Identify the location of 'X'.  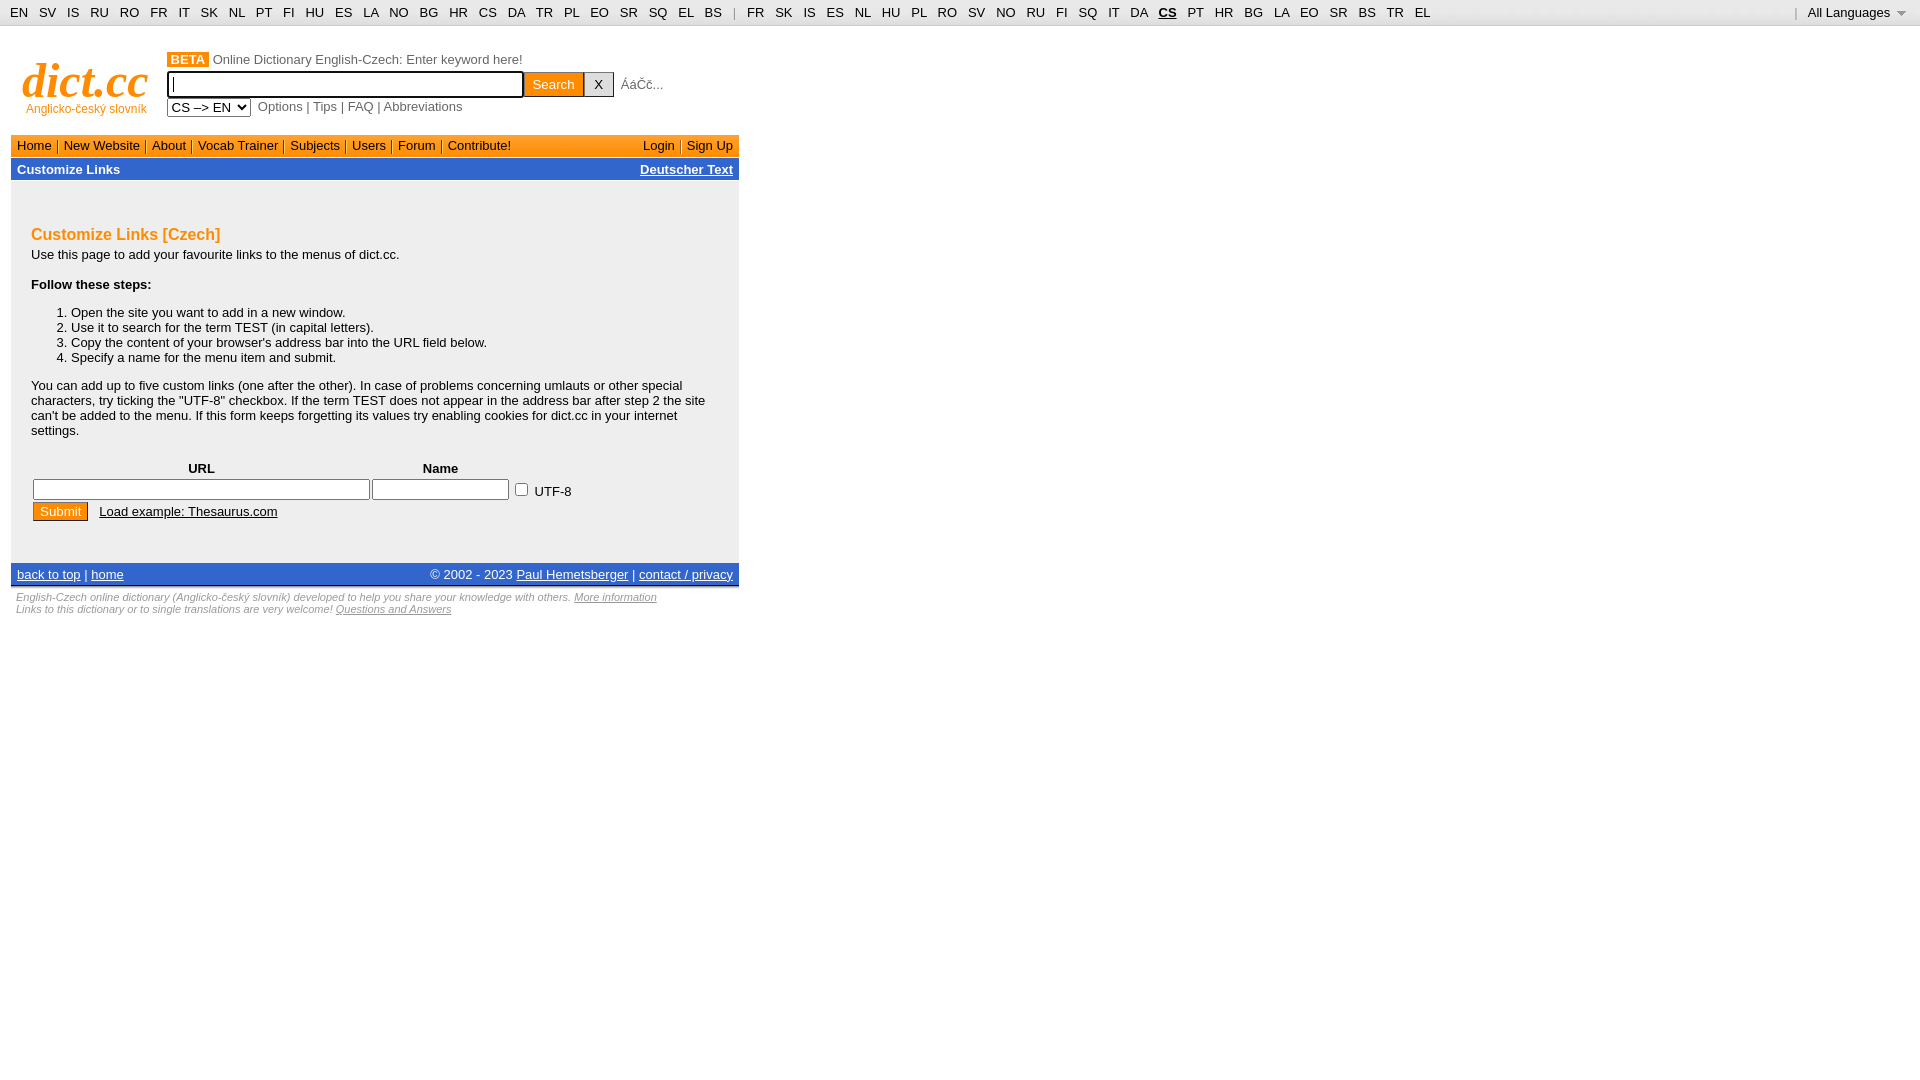
(598, 83).